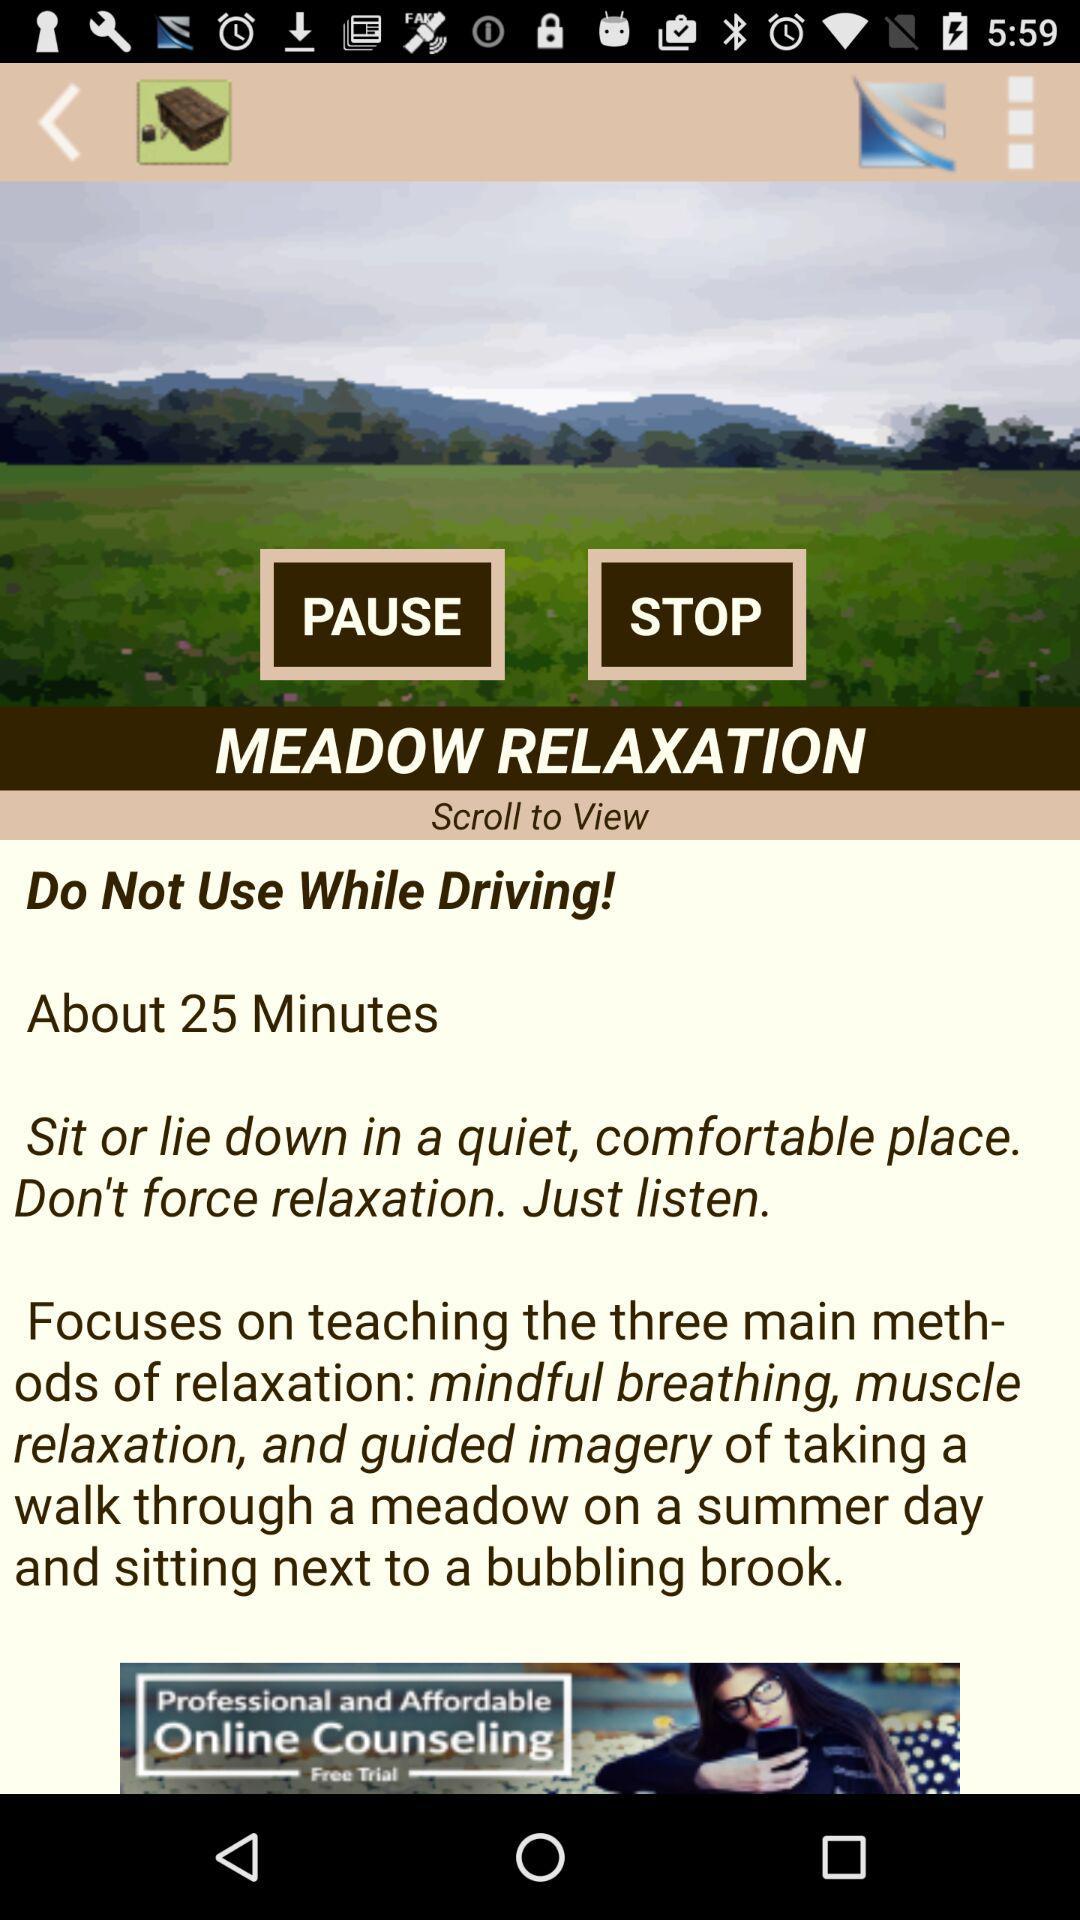 This screenshot has height=1920, width=1080. Describe the element at coordinates (540, 1727) in the screenshot. I see `interact with advertisement` at that location.